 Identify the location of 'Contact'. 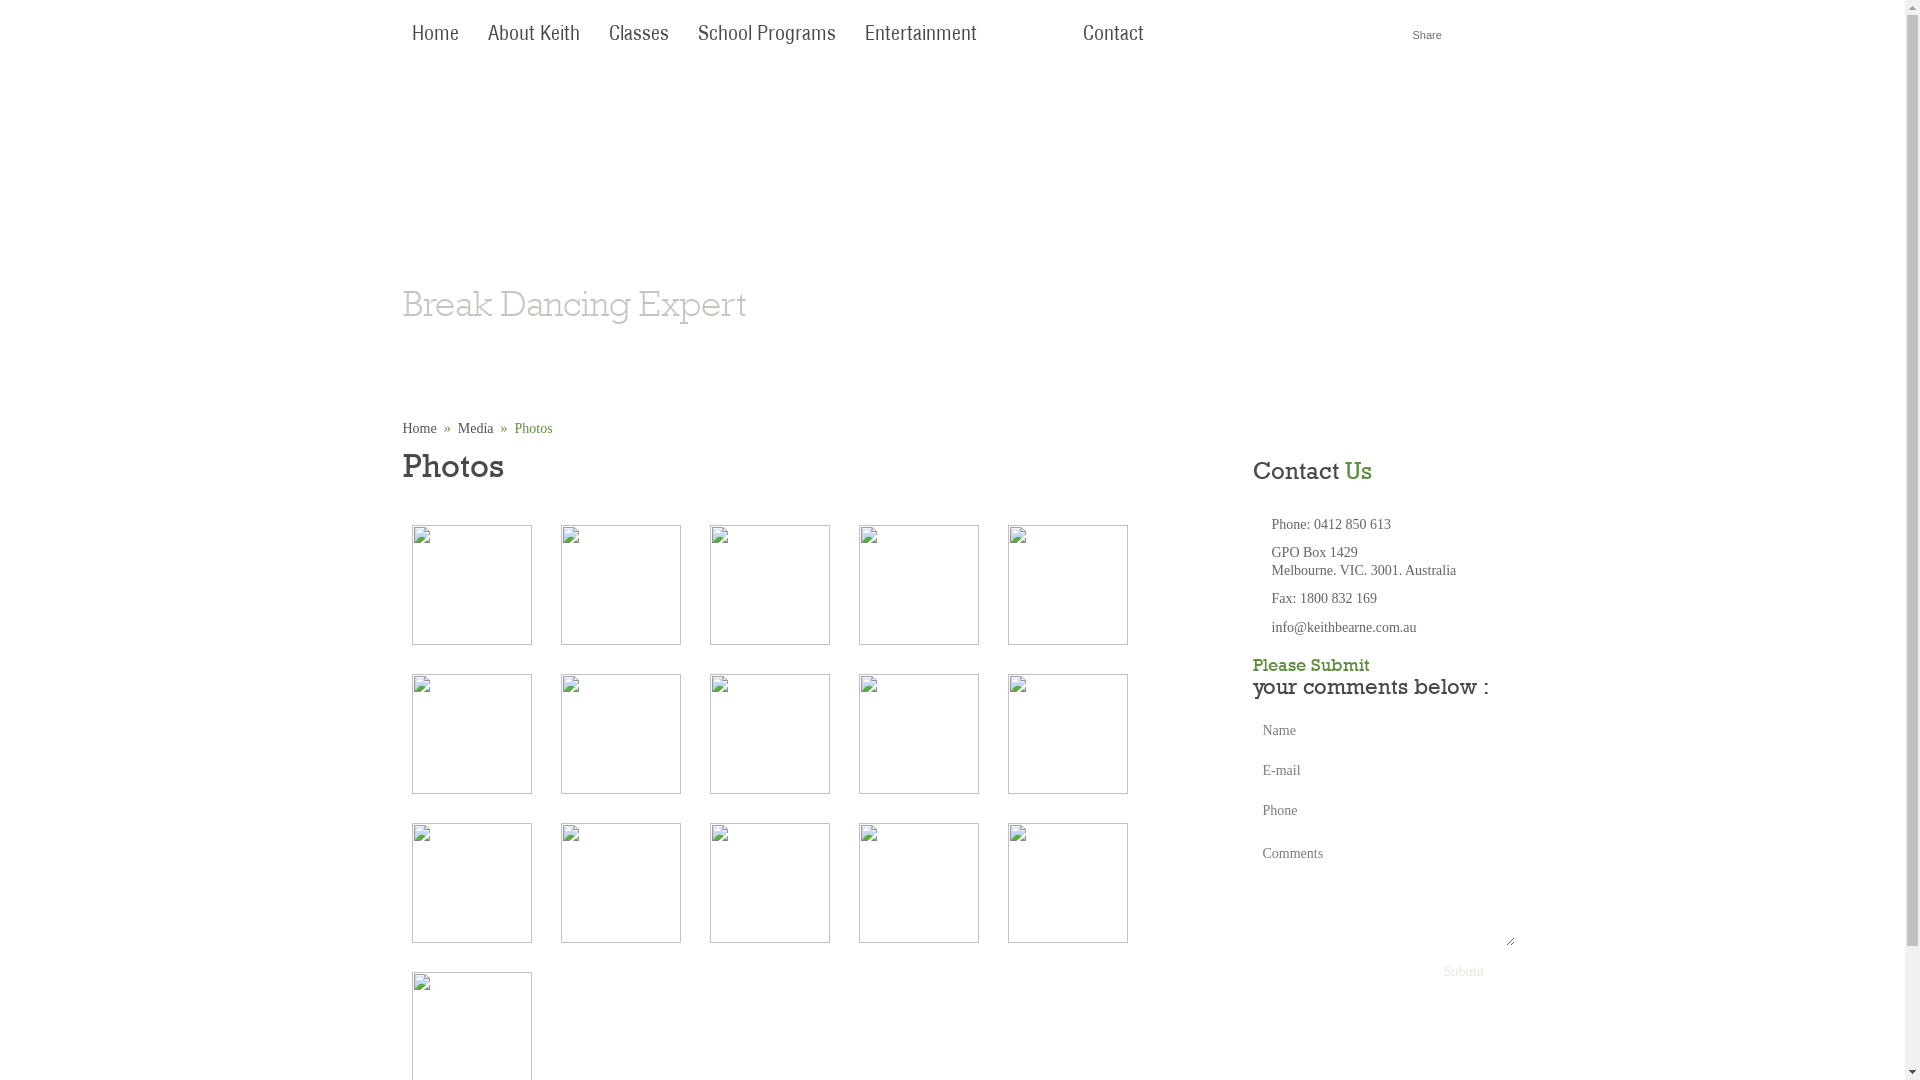
(1112, 34).